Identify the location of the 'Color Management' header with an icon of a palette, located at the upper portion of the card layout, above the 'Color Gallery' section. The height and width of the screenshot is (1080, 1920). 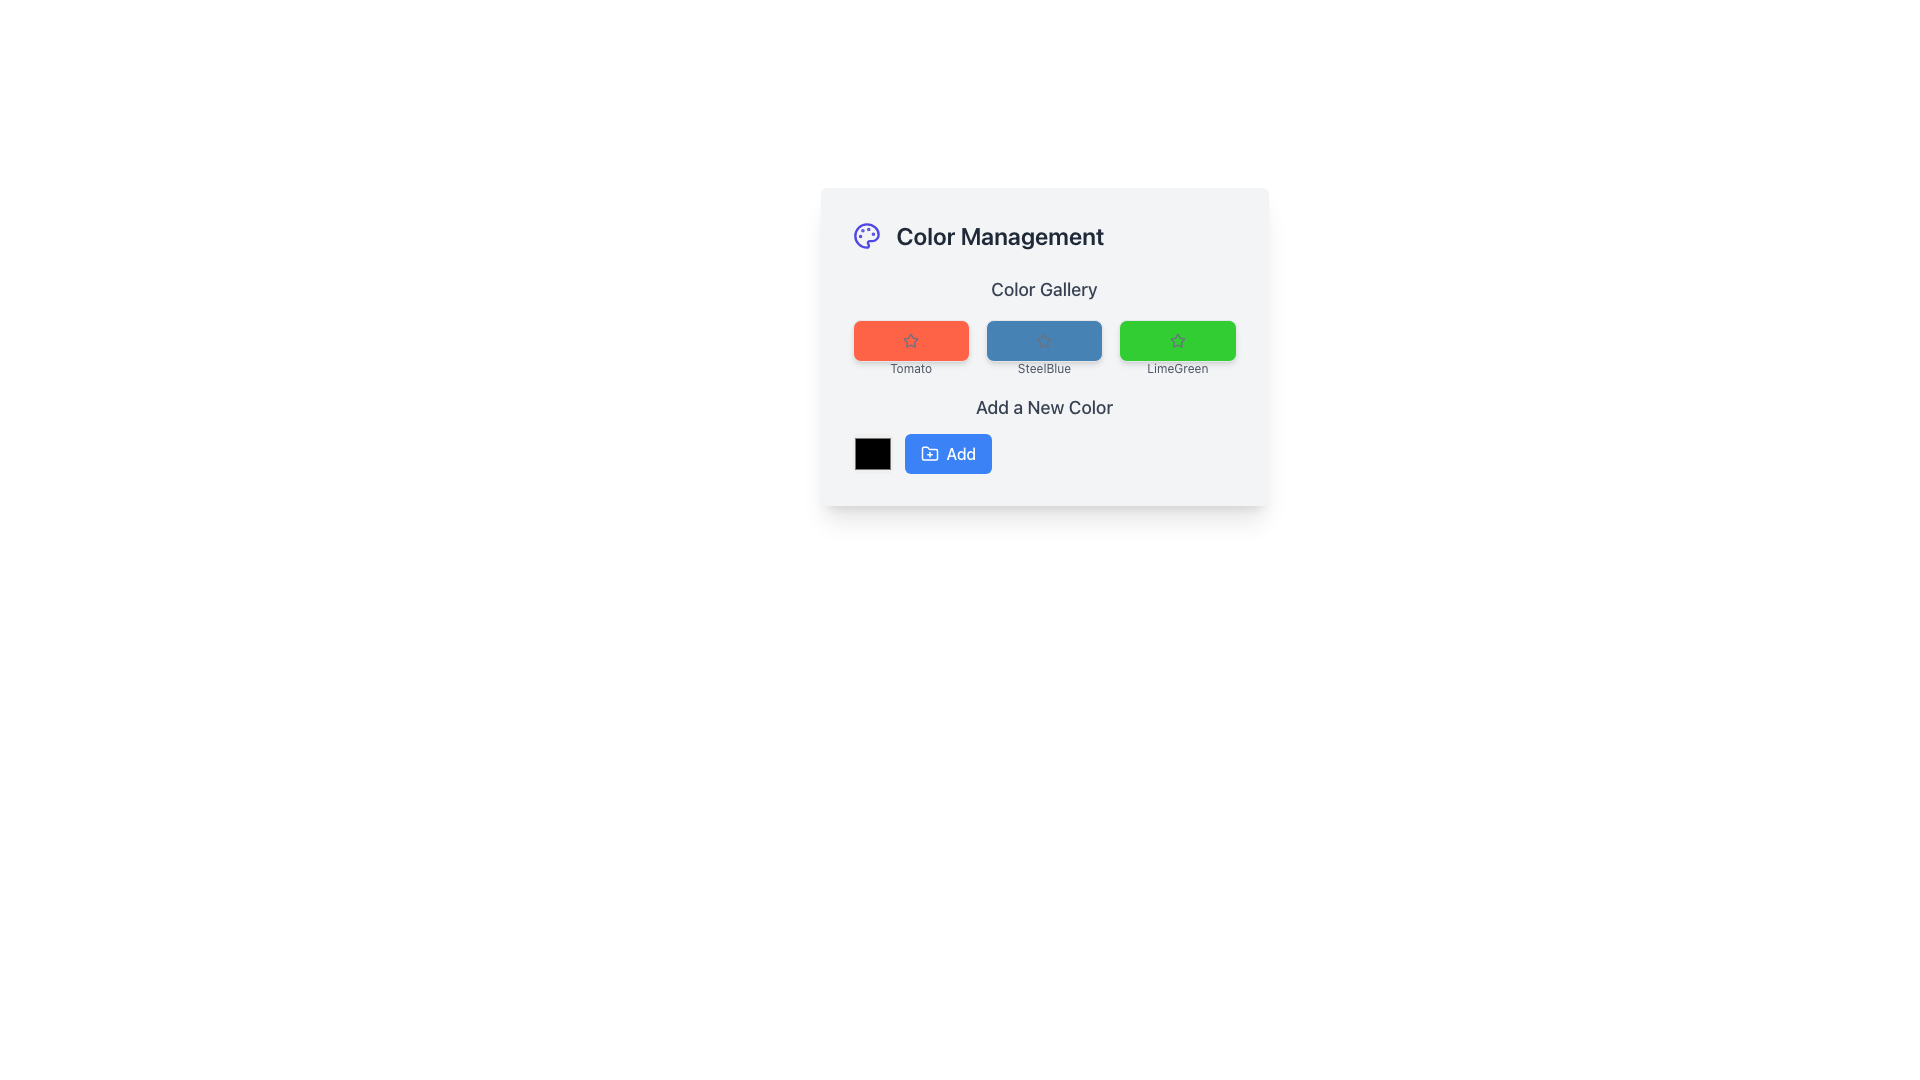
(1043, 234).